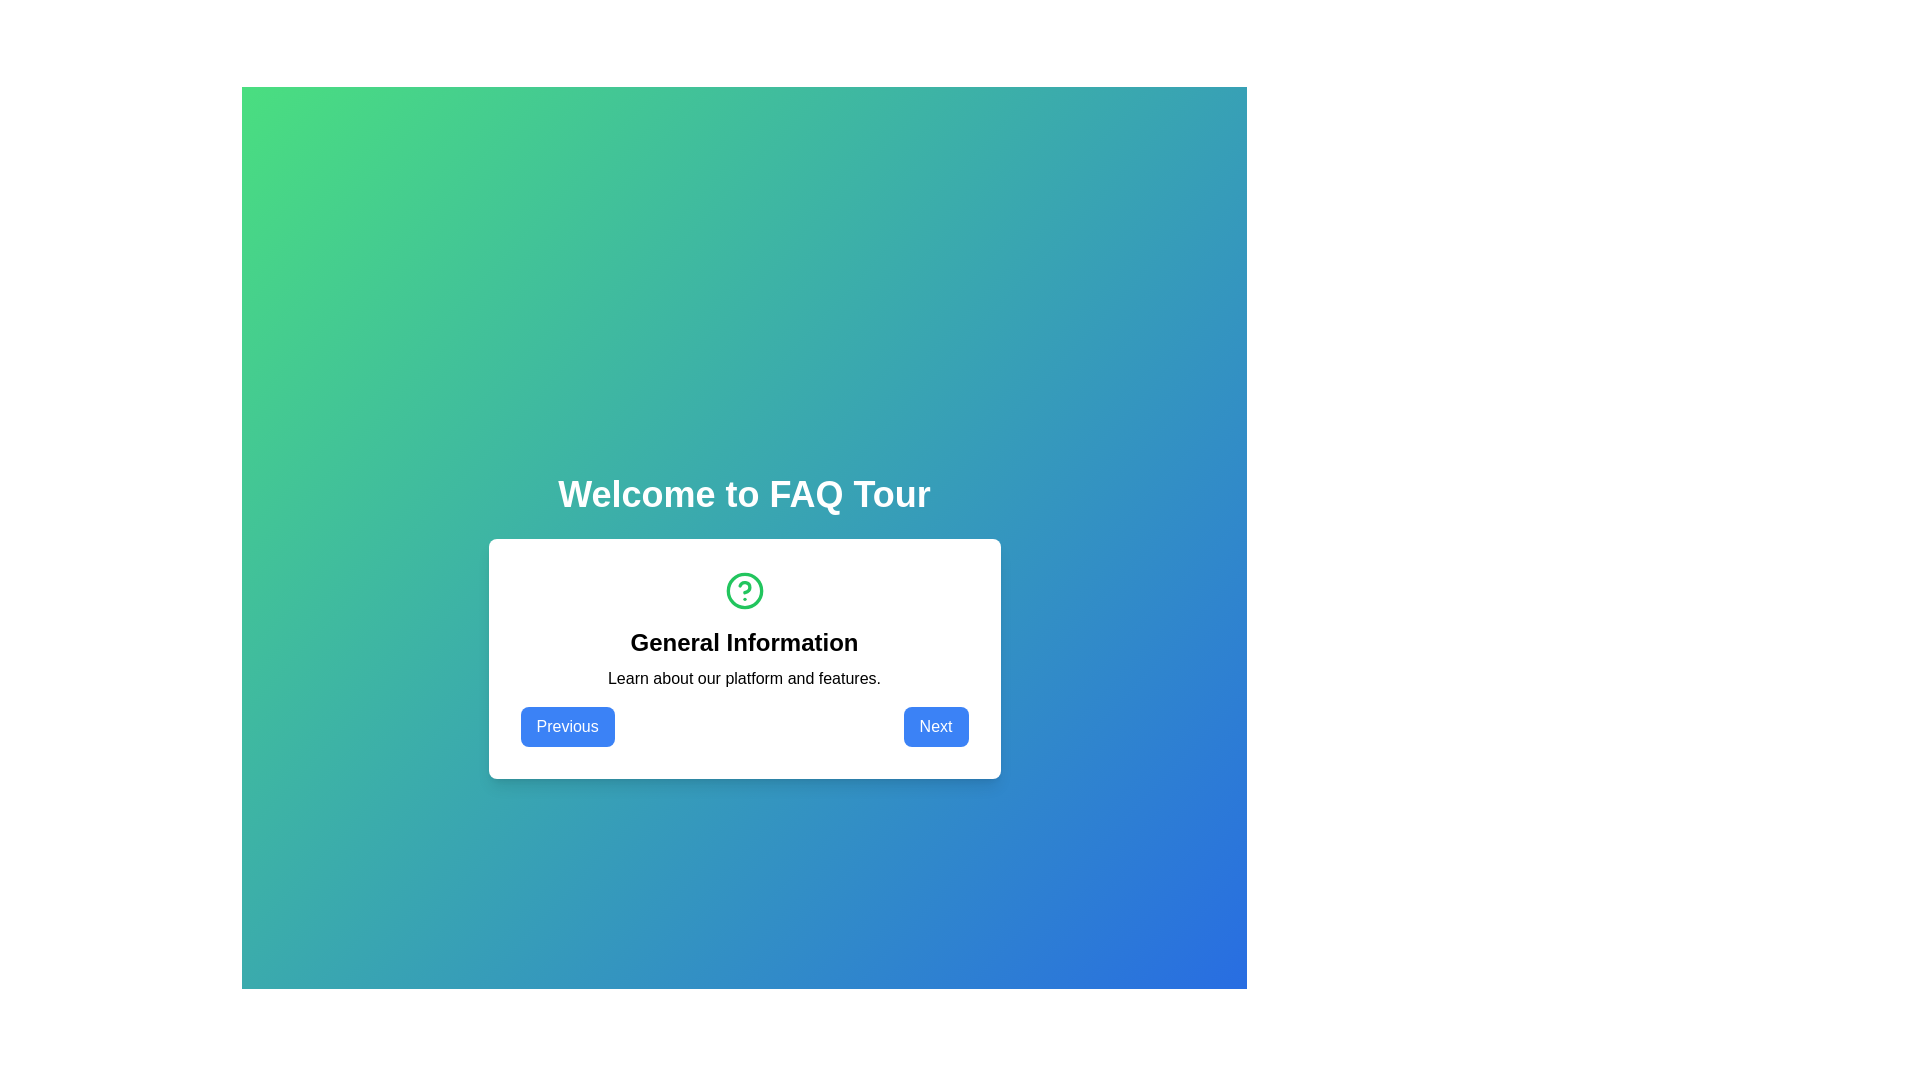  I want to click on the green circular icon with a question mark symbol inside, located above the 'General Information' heading, so click(743, 589).